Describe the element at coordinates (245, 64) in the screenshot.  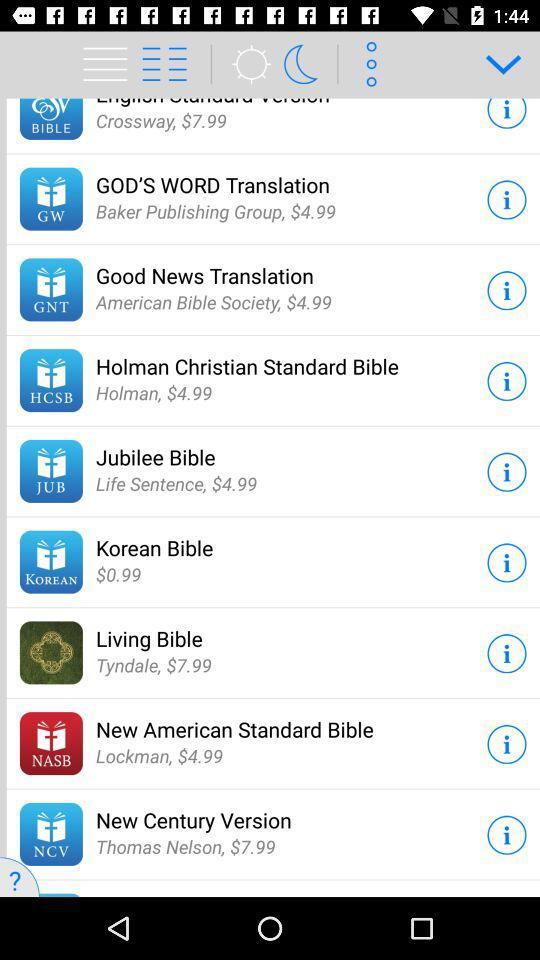
I see `the weather icon` at that location.